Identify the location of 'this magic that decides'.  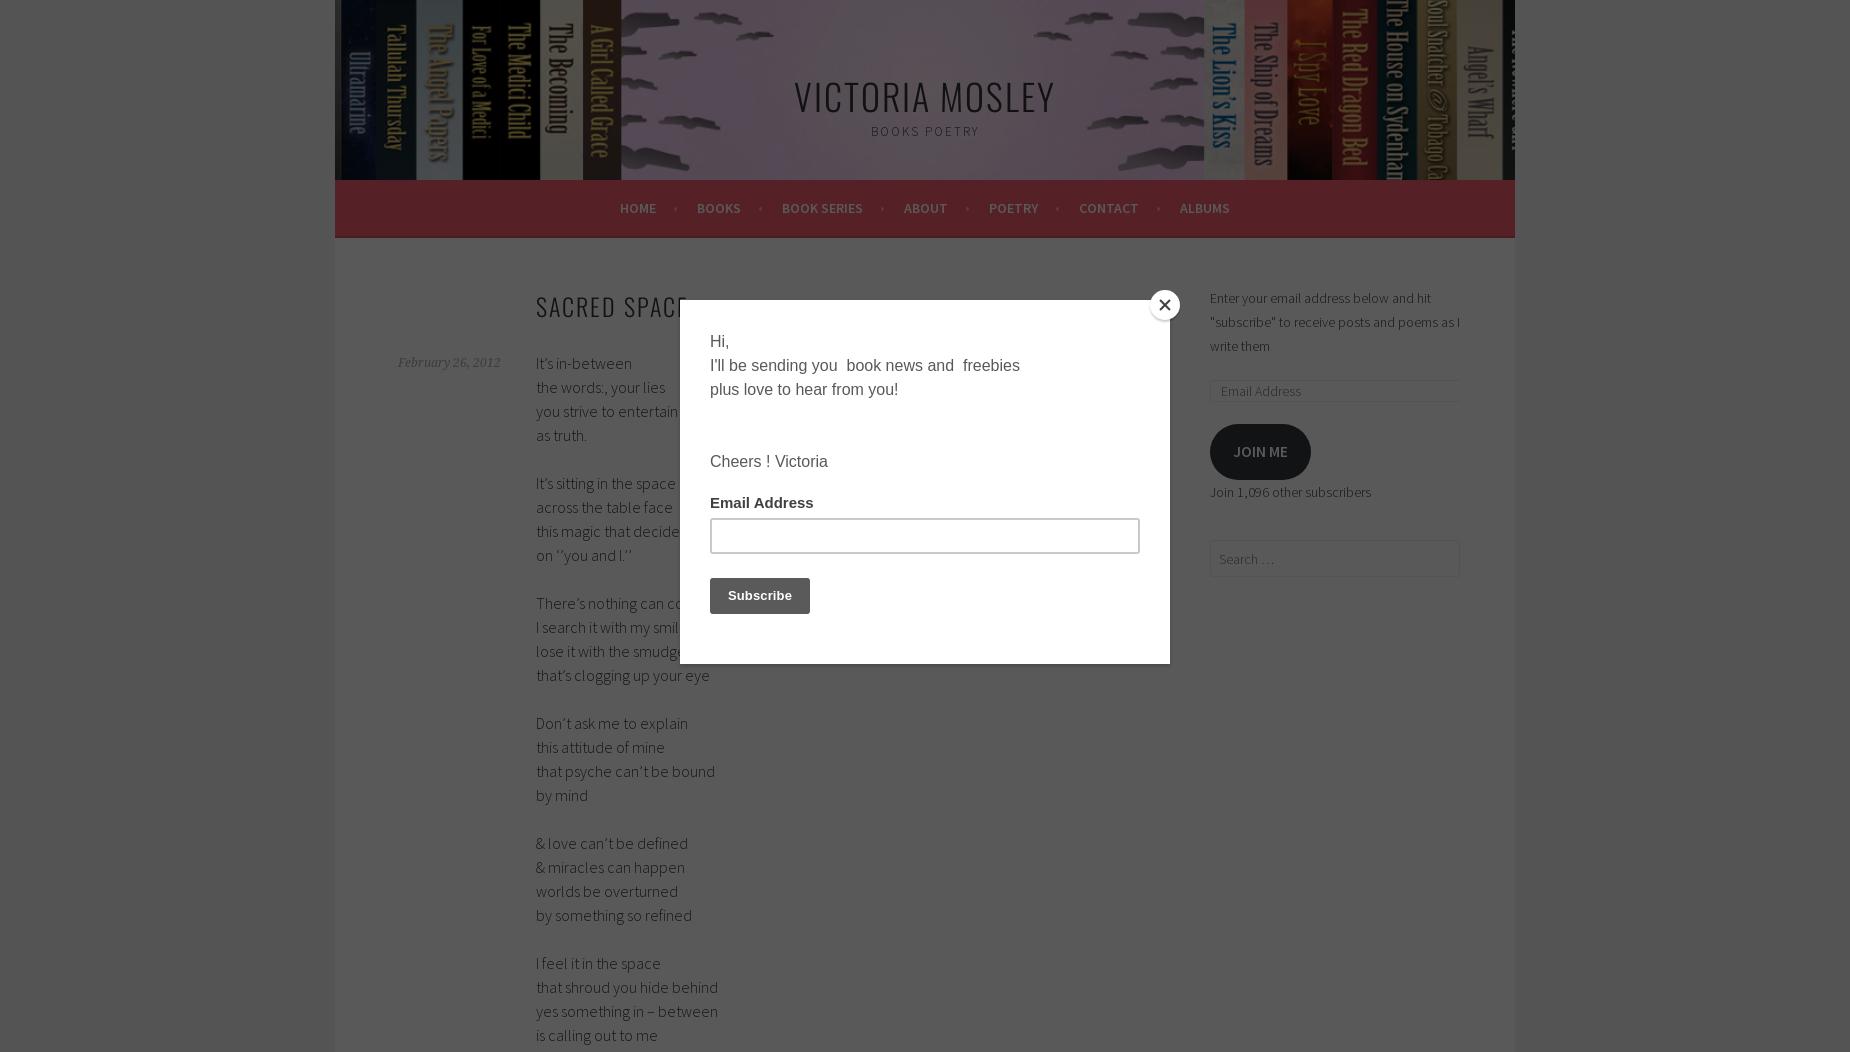
(611, 529).